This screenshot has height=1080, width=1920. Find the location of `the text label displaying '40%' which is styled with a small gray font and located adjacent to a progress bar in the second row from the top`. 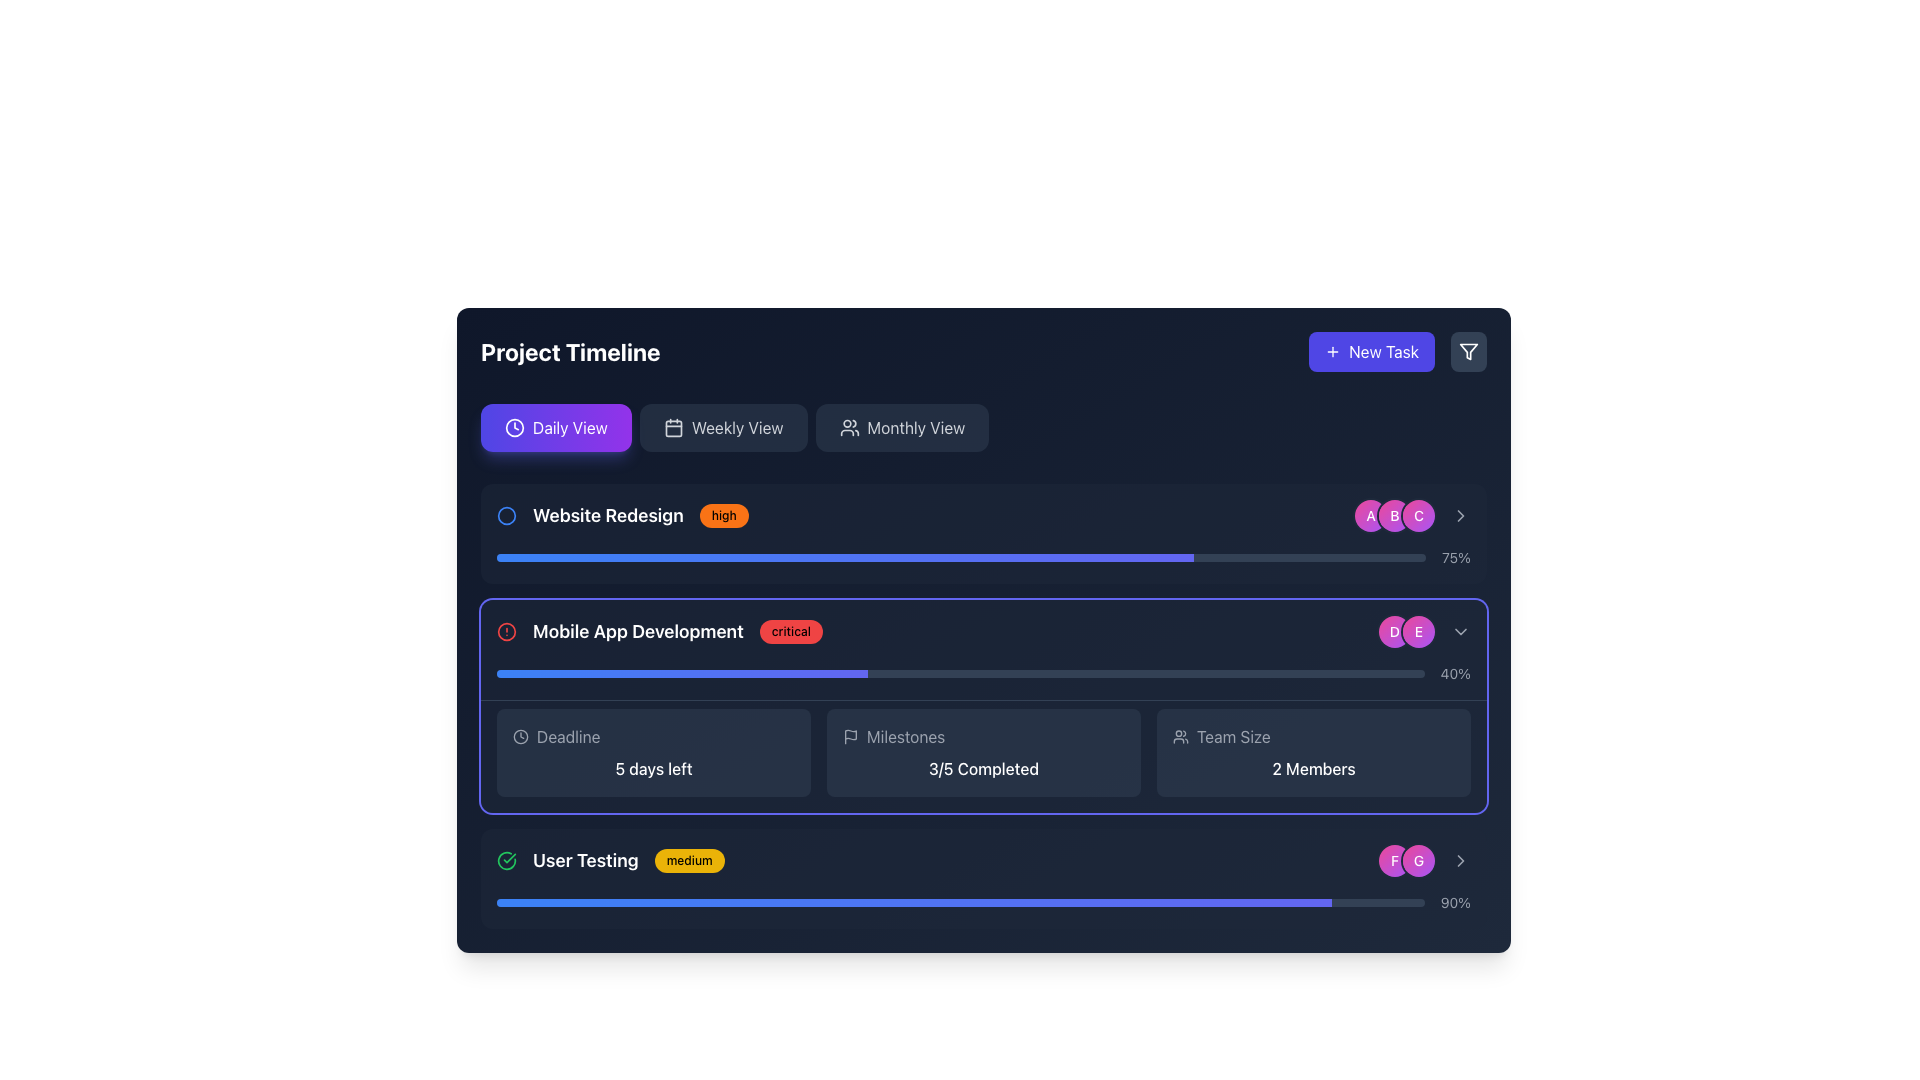

the text label displaying '40%' which is styled with a small gray font and located adjacent to a progress bar in the second row from the top is located at coordinates (1455, 674).